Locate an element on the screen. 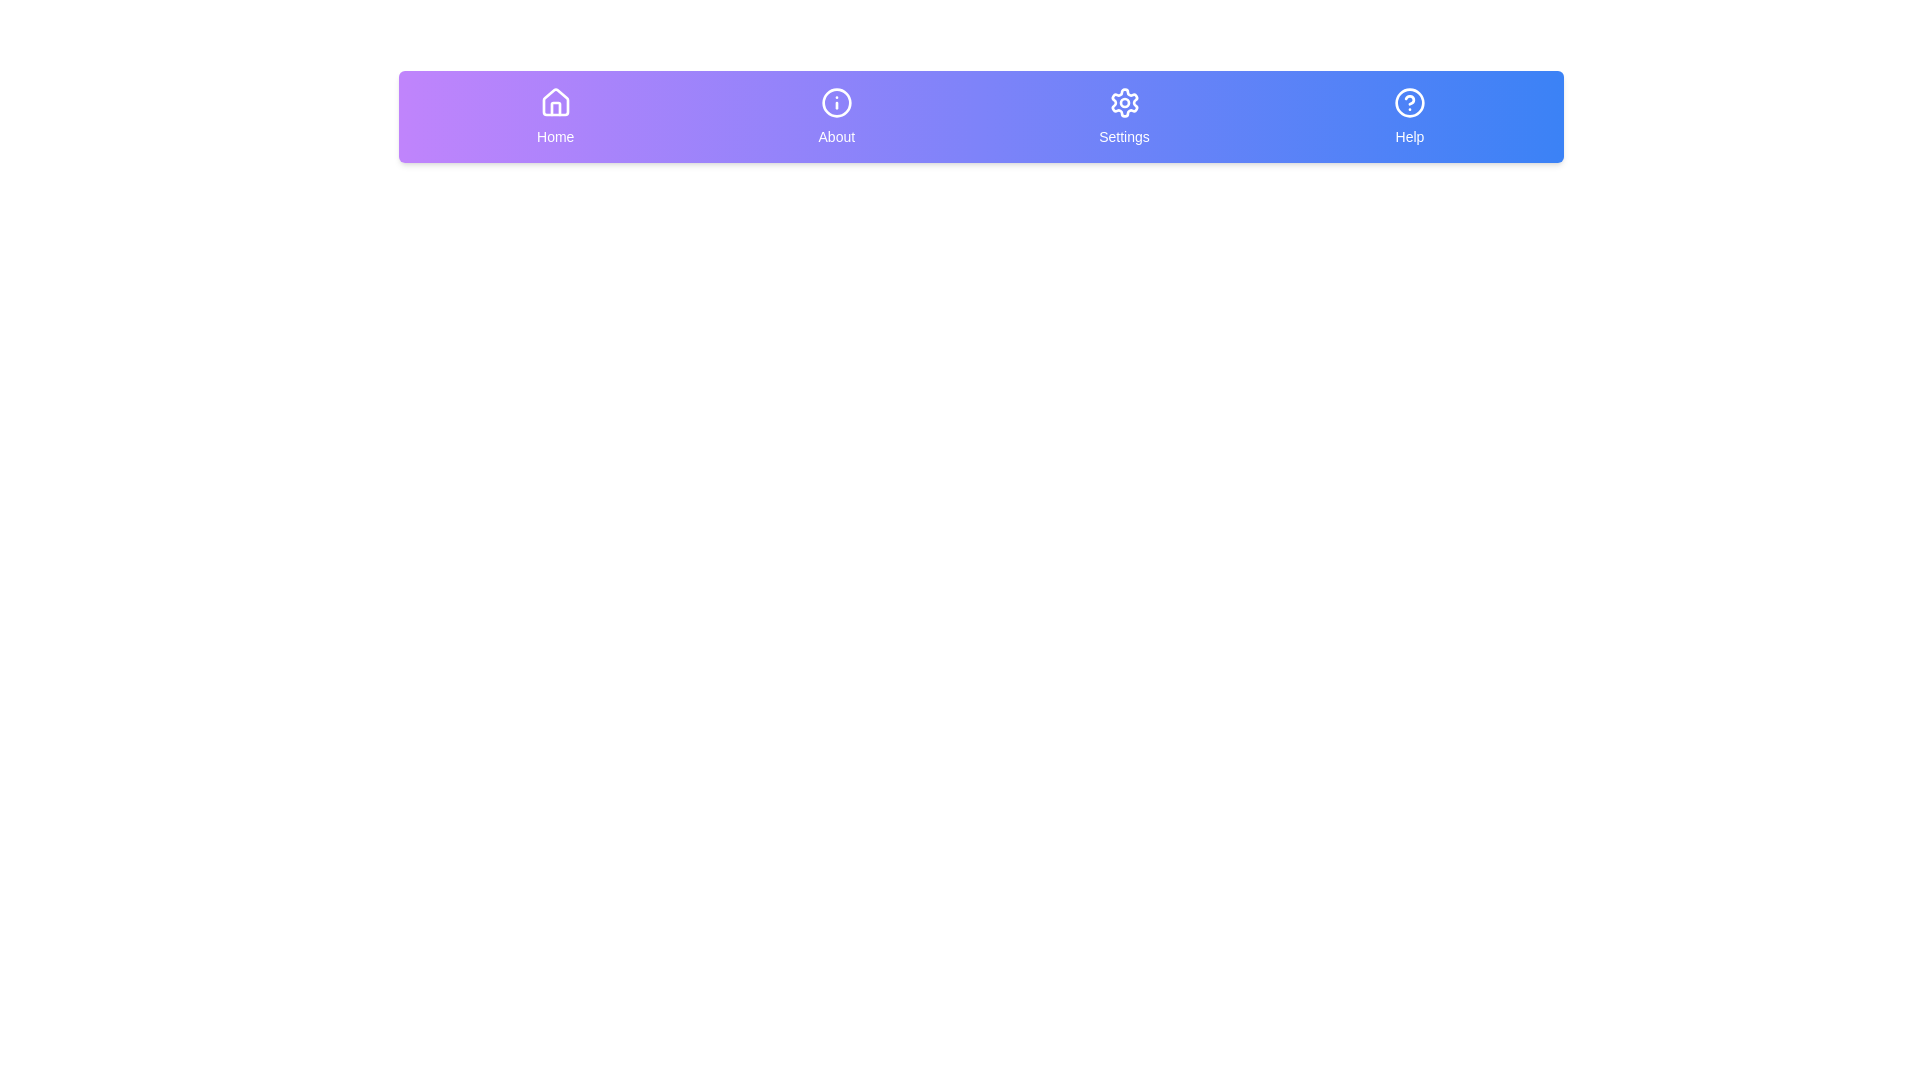 The height and width of the screenshot is (1080, 1920). the help button located at the top-right corner of the navigation bar is located at coordinates (1408, 116).